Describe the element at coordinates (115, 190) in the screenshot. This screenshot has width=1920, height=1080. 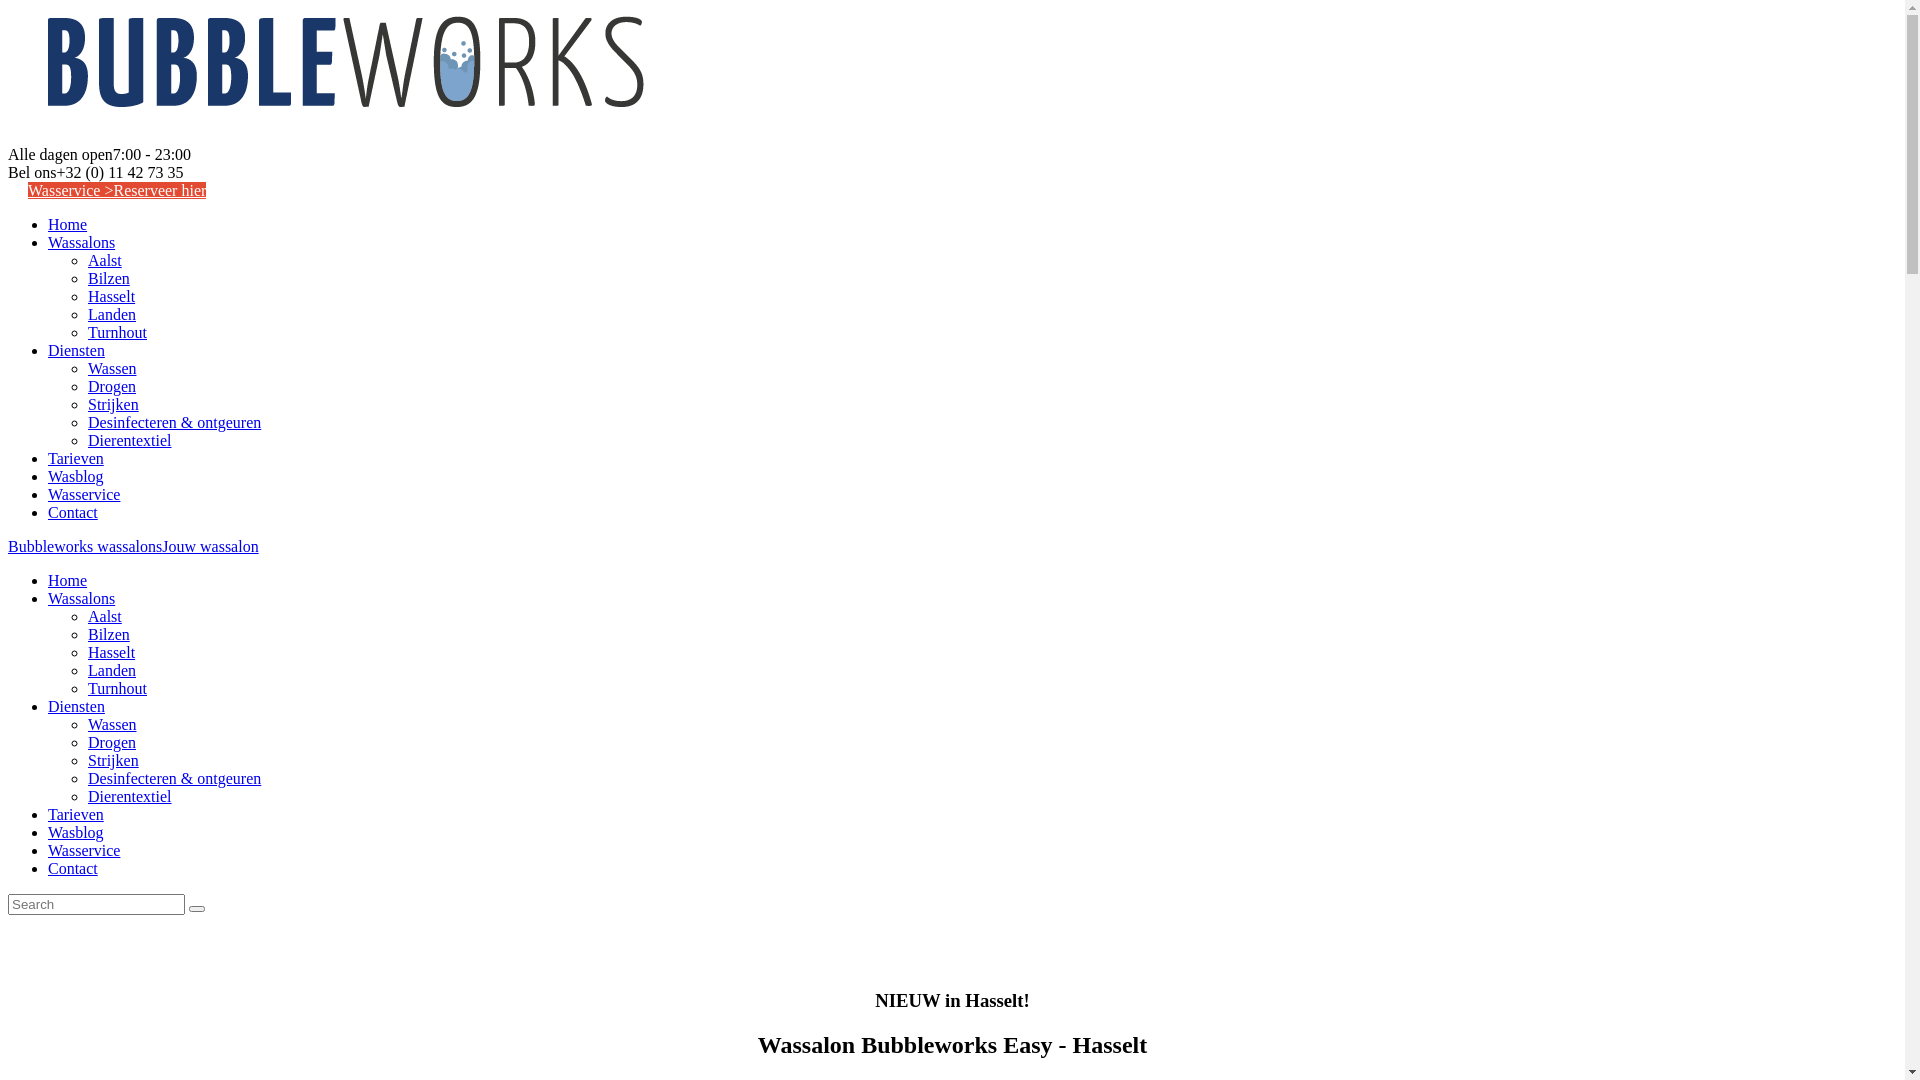
I see `'Wasservice >Reserveer hier'` at that location.